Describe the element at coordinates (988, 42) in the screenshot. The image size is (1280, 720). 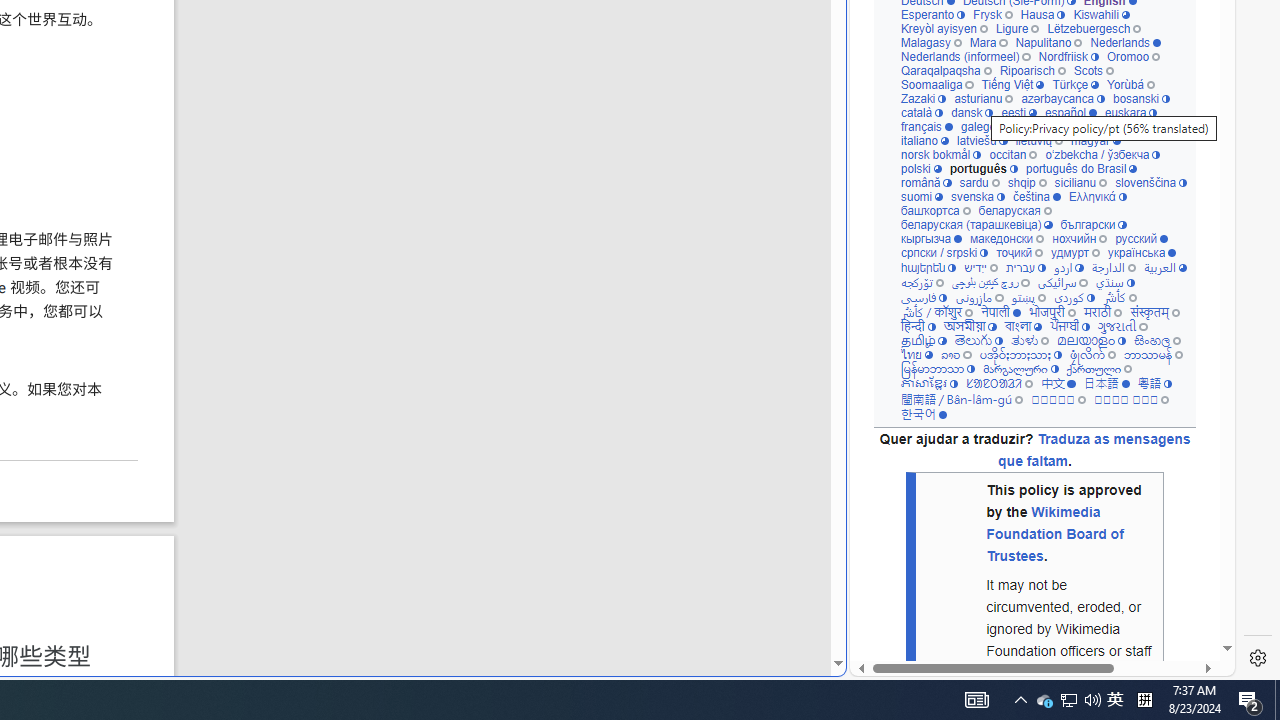
I see `'Mara'` at that location.